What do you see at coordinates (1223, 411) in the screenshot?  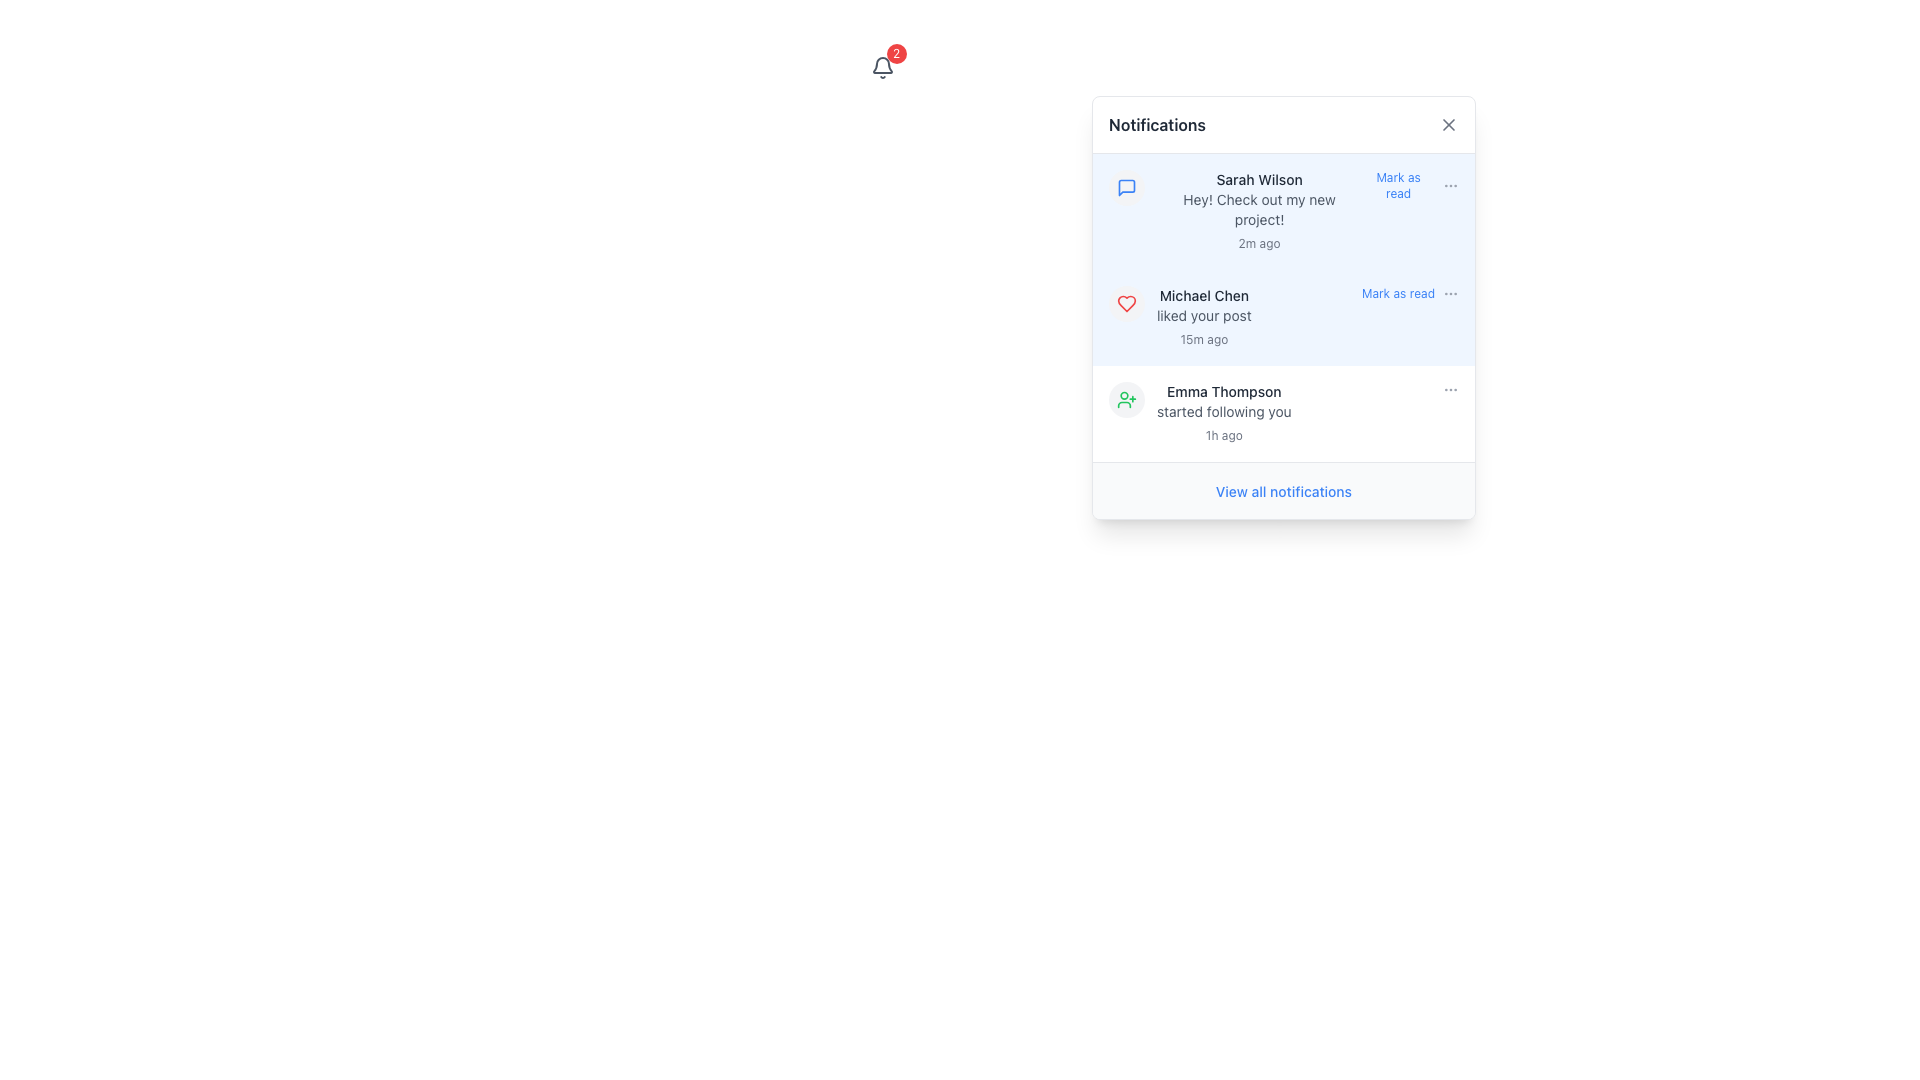 I see `the notification text that informs the user that Emma Thompson started following them, which is located below the username and above the timestamp` at bounding box center [1223, 411].